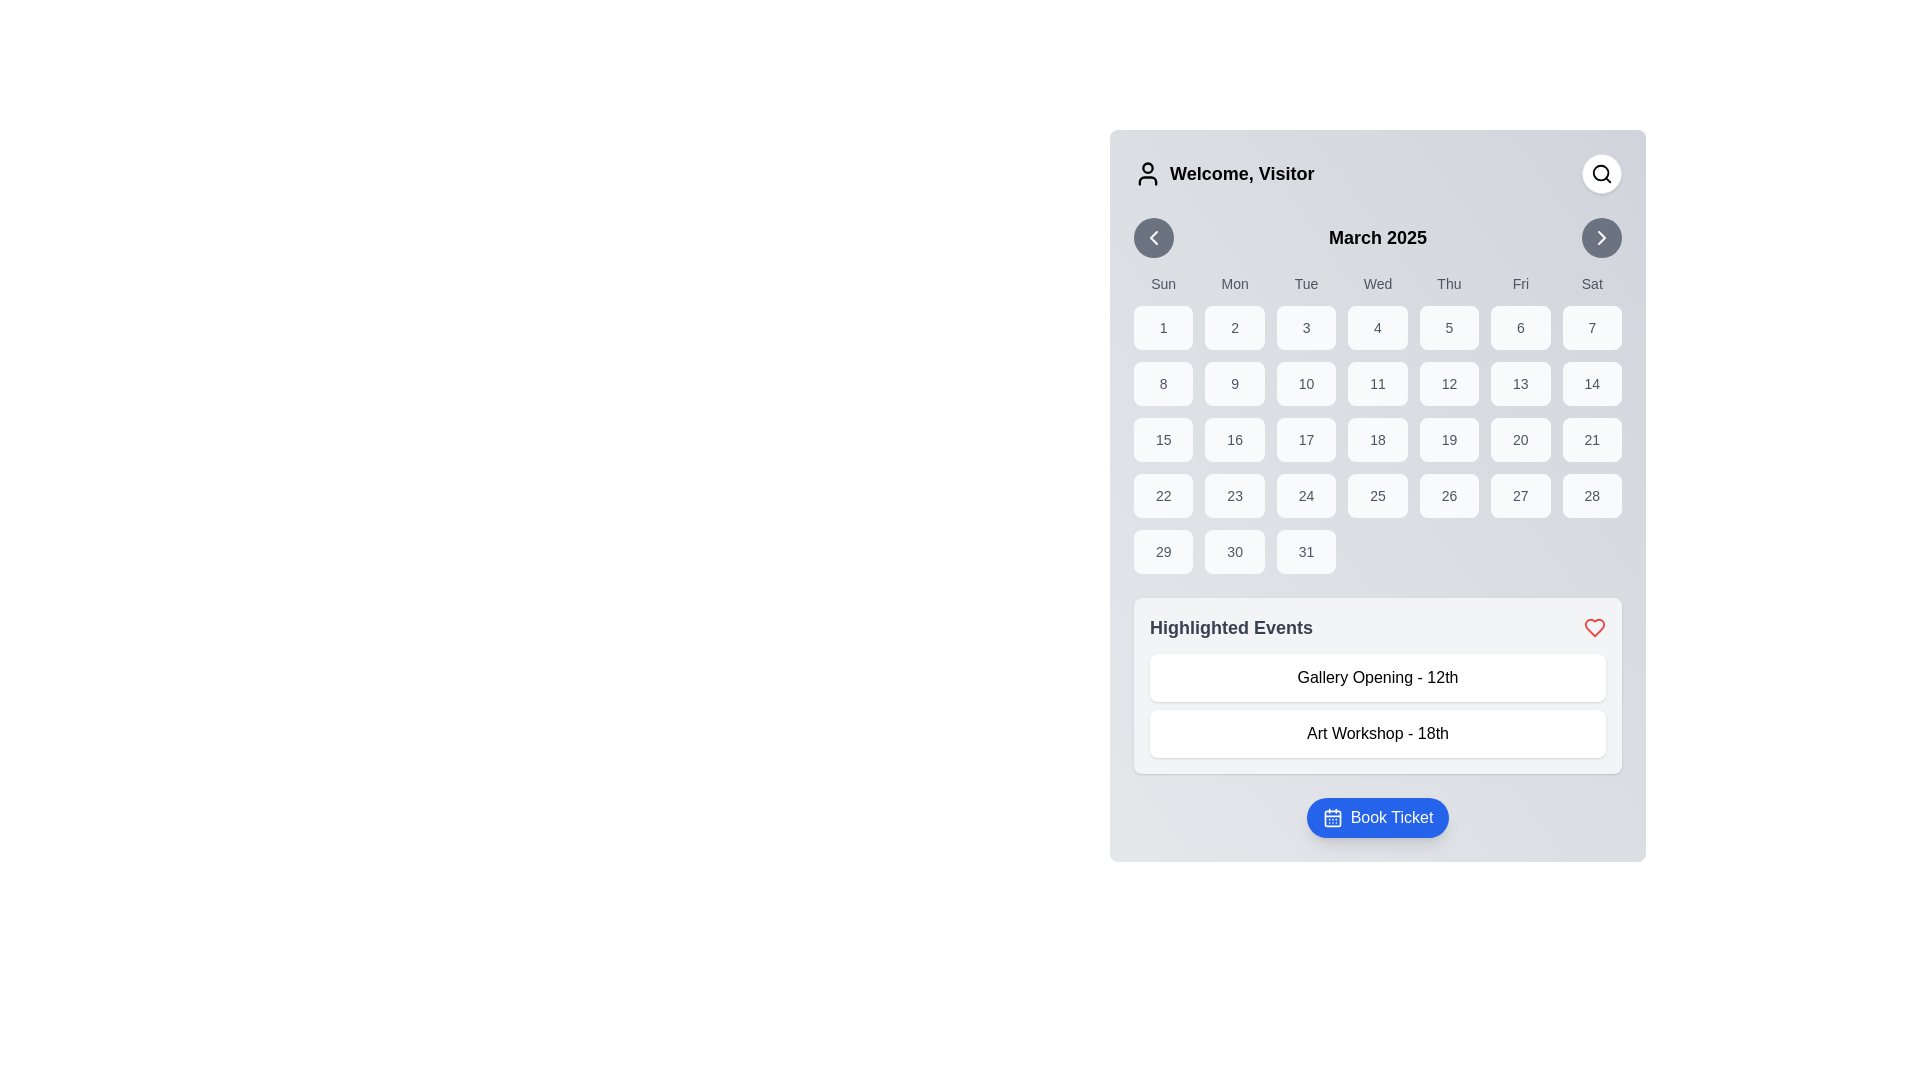 Image resolution: width=1920 pixels, height=1080 pixels. I want to click on the Day Cell element displaying '23', so click(1233, 495).